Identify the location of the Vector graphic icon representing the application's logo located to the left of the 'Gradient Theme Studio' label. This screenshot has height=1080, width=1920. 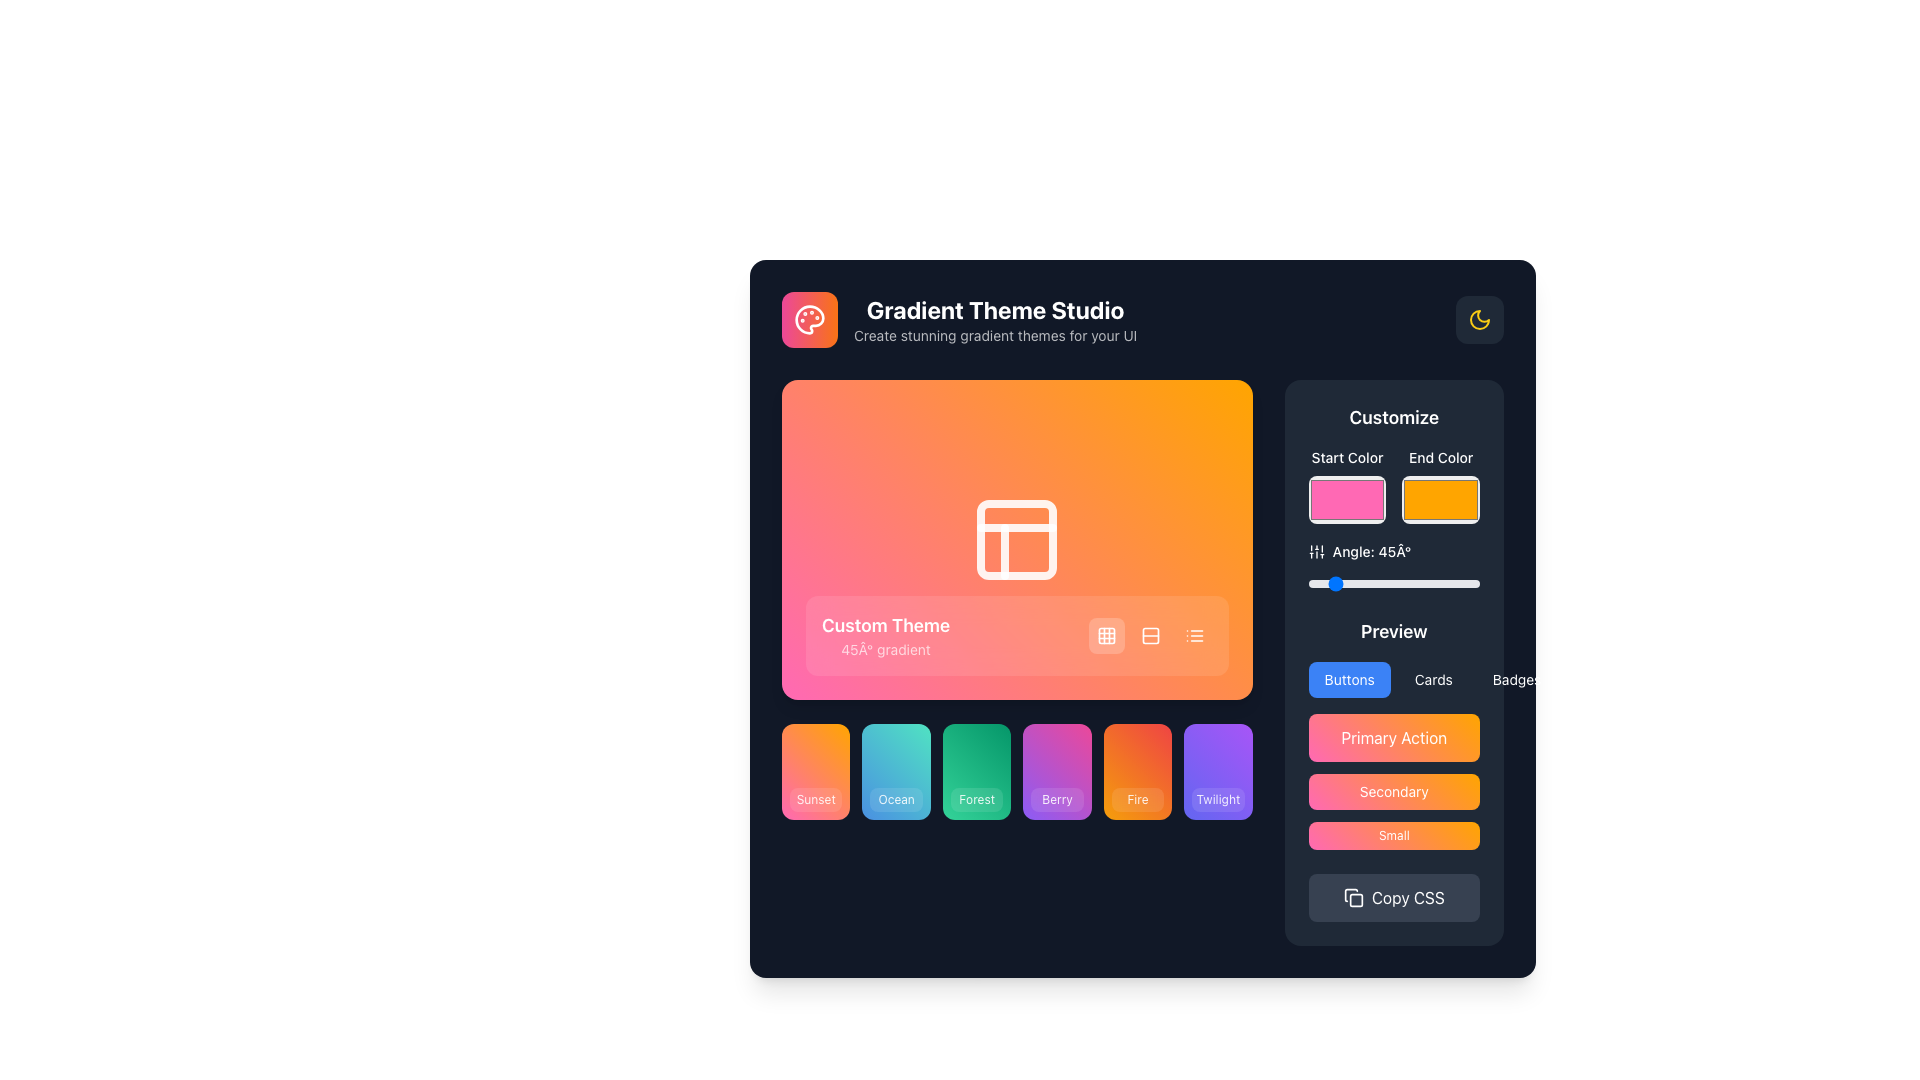
(810, 319).